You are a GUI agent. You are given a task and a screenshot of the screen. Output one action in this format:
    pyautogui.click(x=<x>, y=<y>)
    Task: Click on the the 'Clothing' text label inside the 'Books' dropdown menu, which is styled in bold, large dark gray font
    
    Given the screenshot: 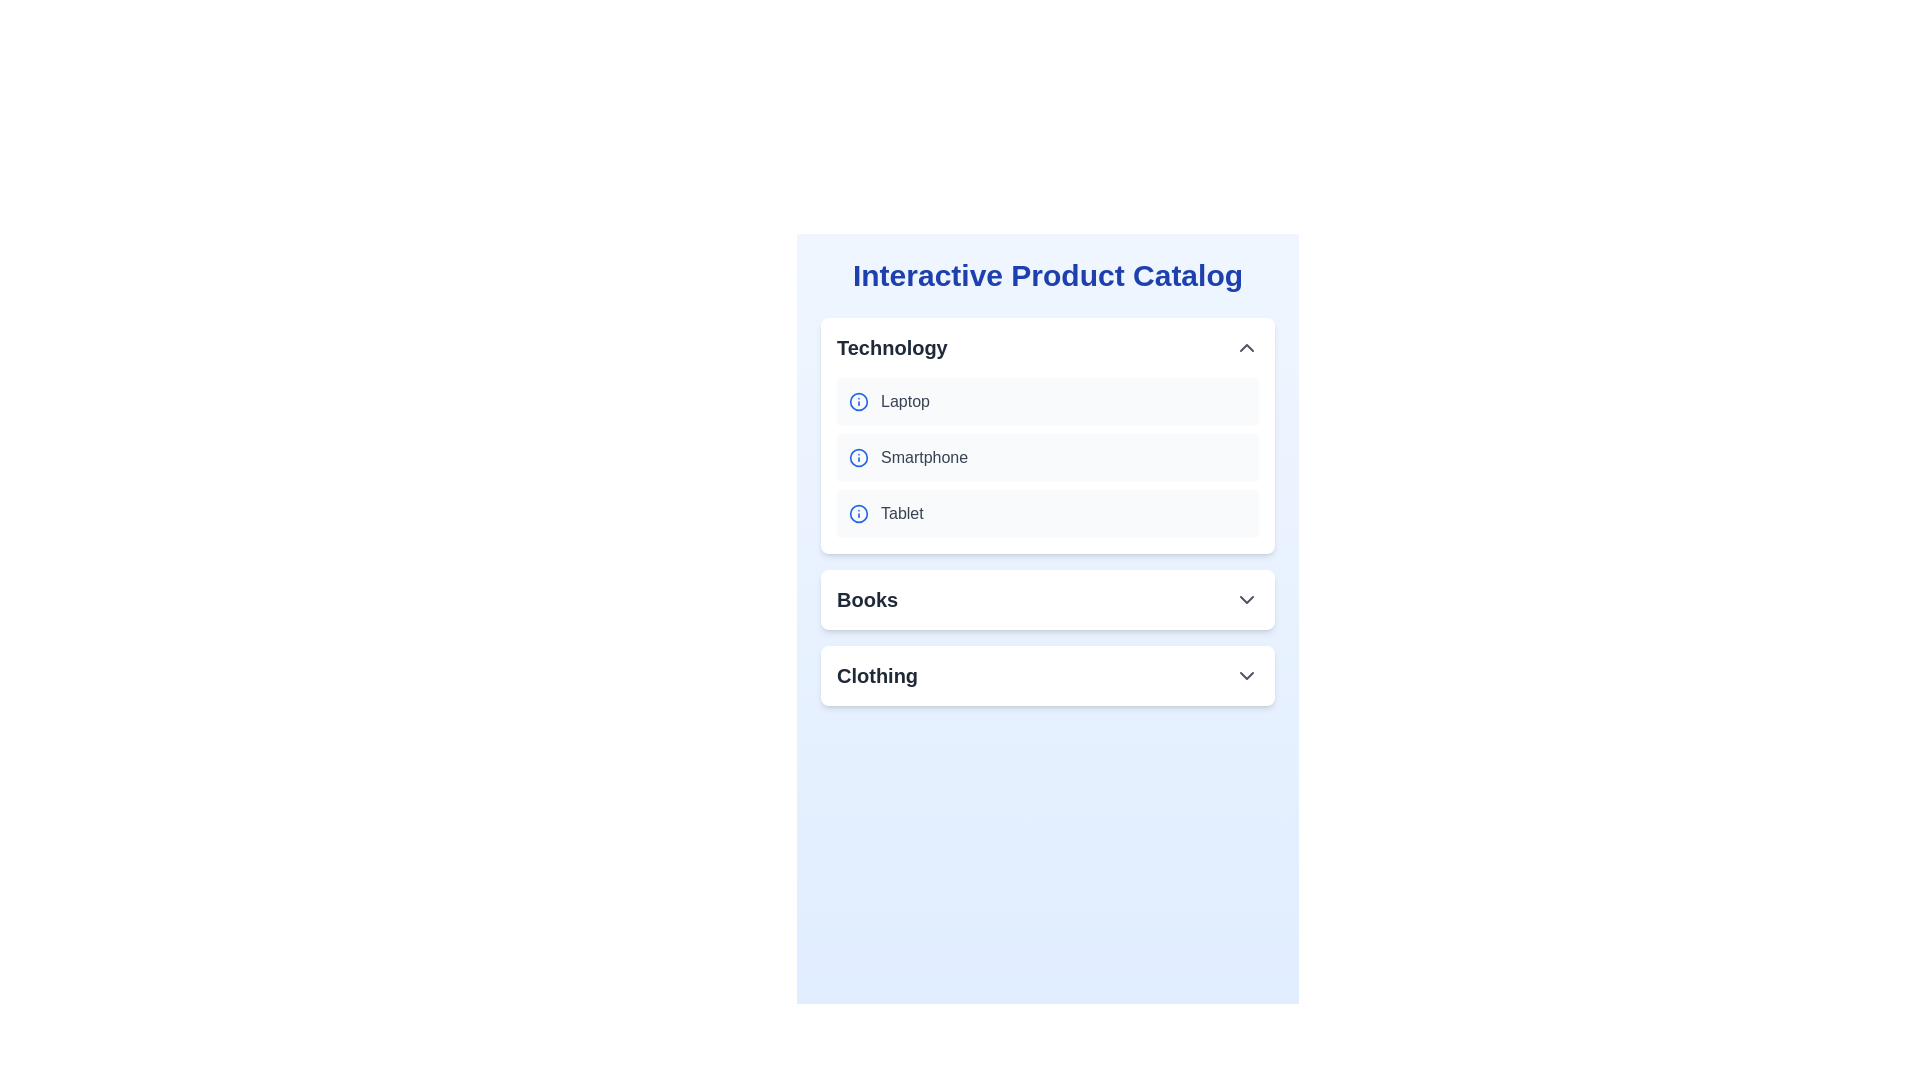 What is the action you would take?
    pyautogui.click(x=877, y=675)
    